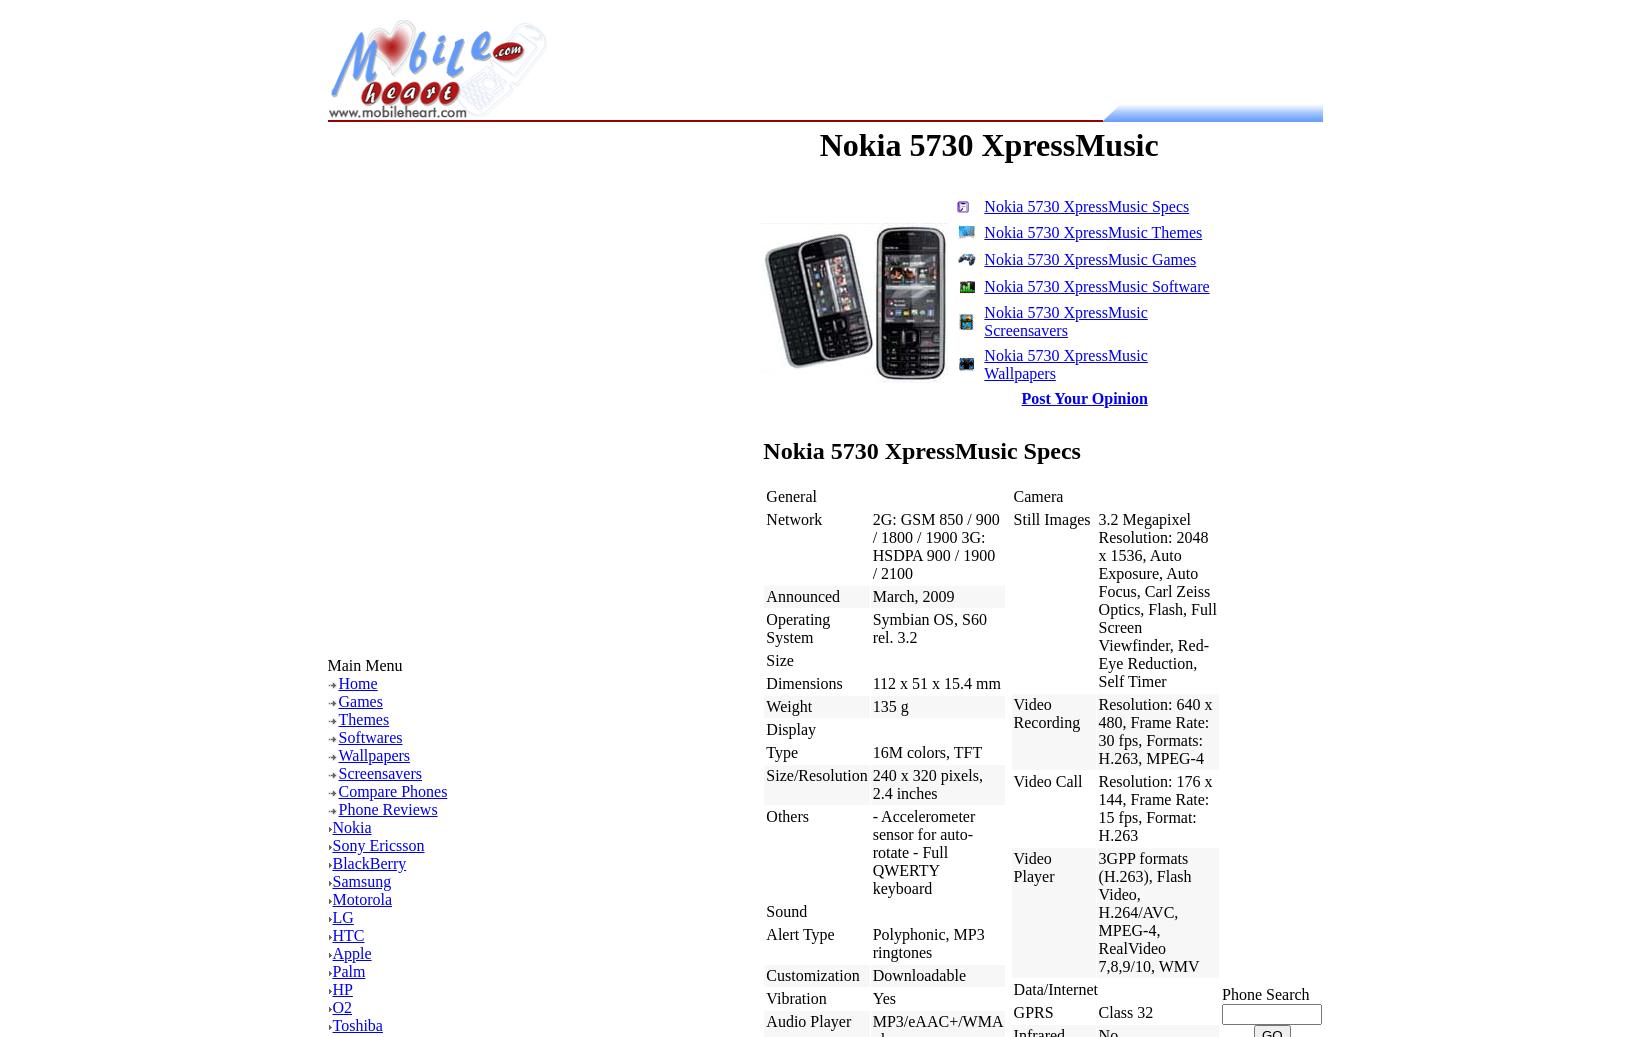 The image size is (1650, 1037). What do you see at coordinates (533, 514) in the screenshot?
I see `'for themes & applications. Nokia announced the advent of latest Music Stores, further Arrives With Music begines and a latest Nokia music mobile phone. Free themes for'` at bounding box center [533, 514].